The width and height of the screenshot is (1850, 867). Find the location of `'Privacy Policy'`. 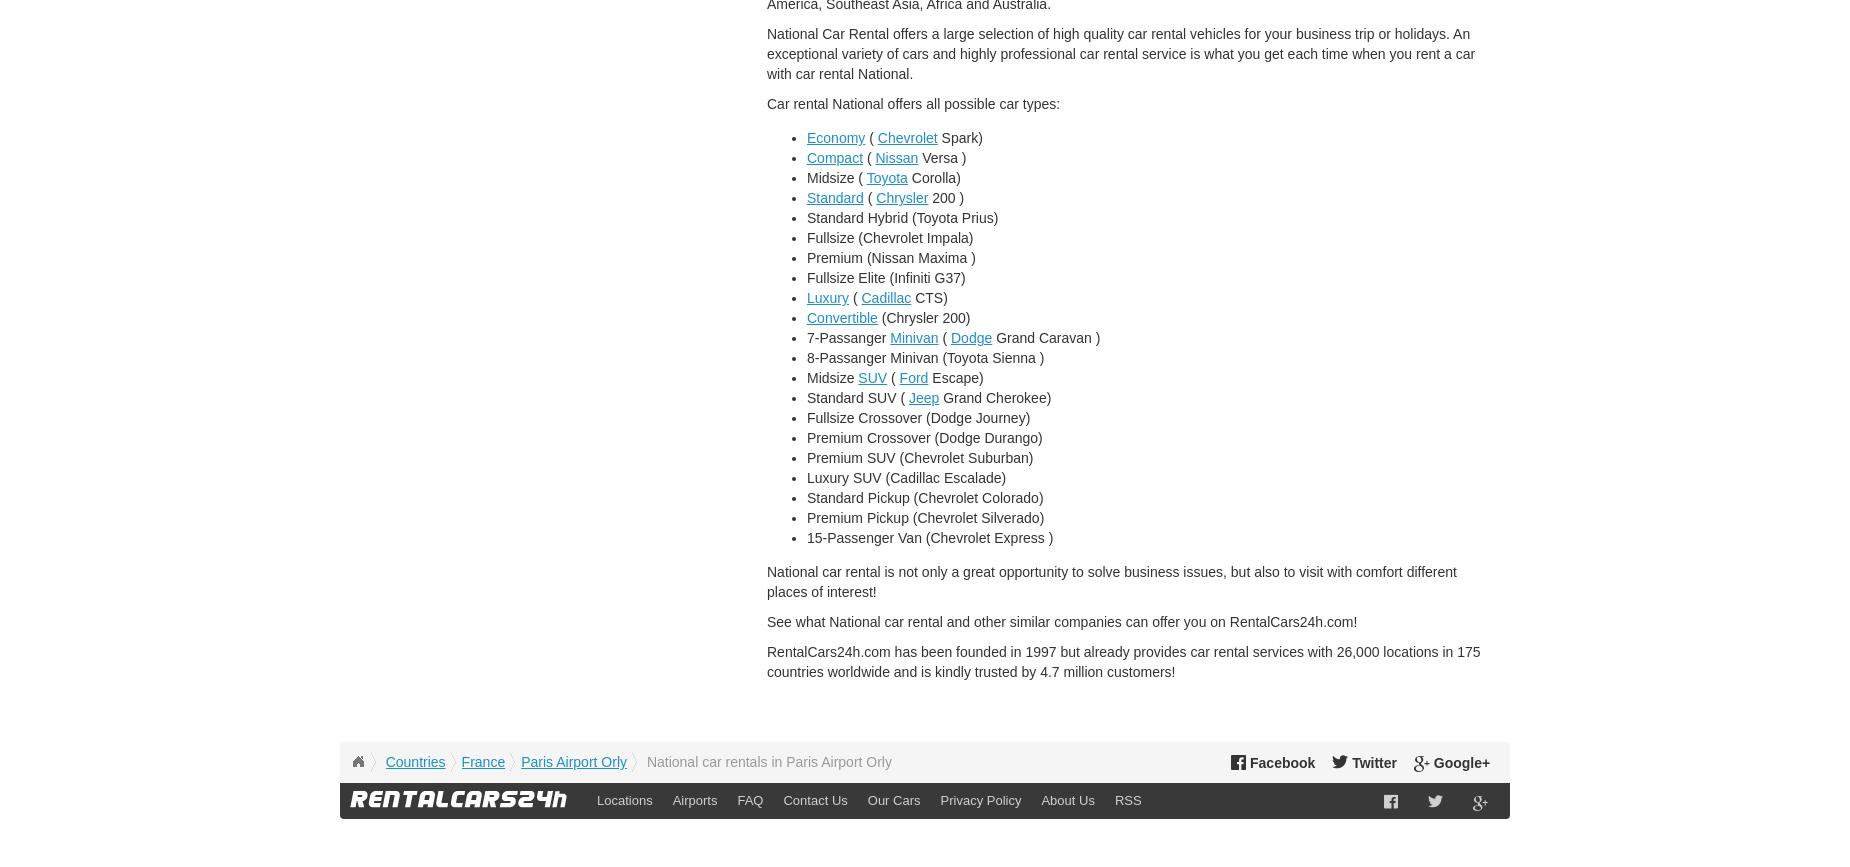

'Privacy Policy' is located at coordinates (979, 799).